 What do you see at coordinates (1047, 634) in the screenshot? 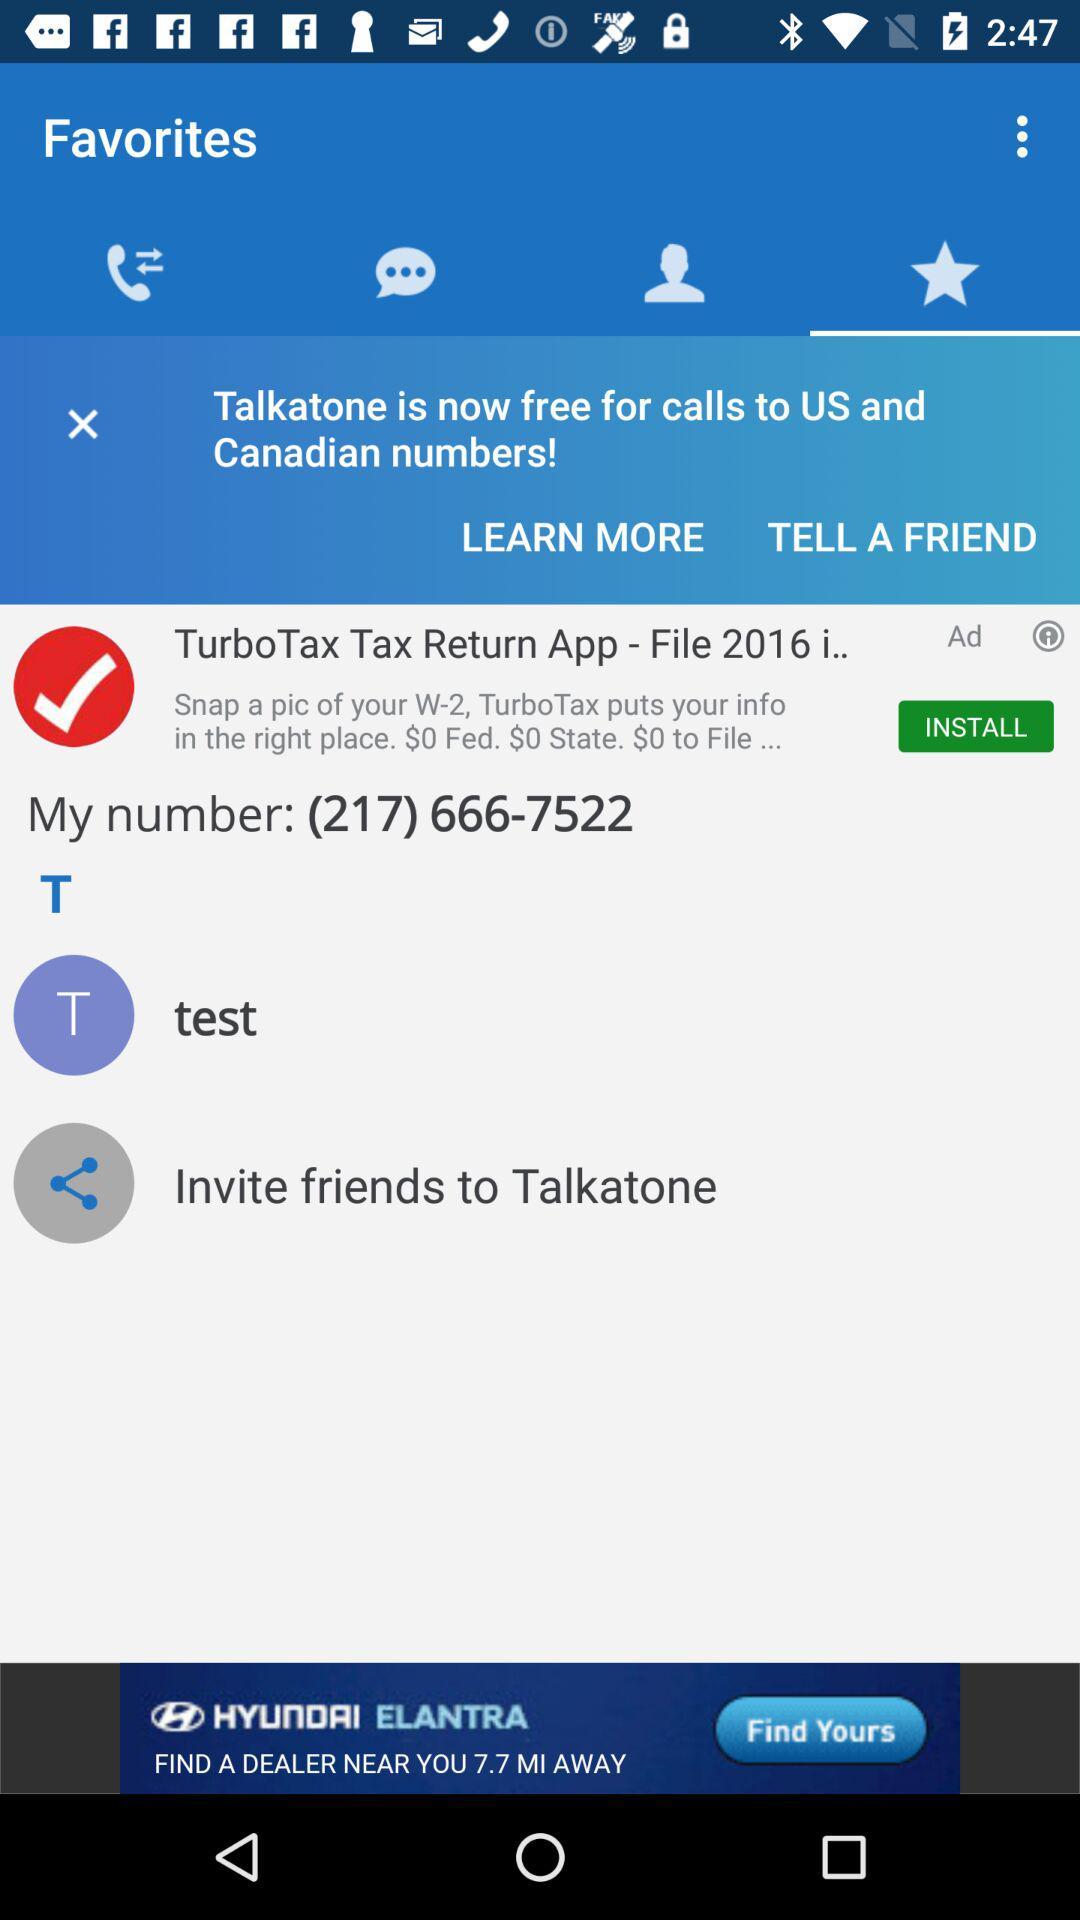
I see `more information about advertisement` at bounding box center [1047, 634].